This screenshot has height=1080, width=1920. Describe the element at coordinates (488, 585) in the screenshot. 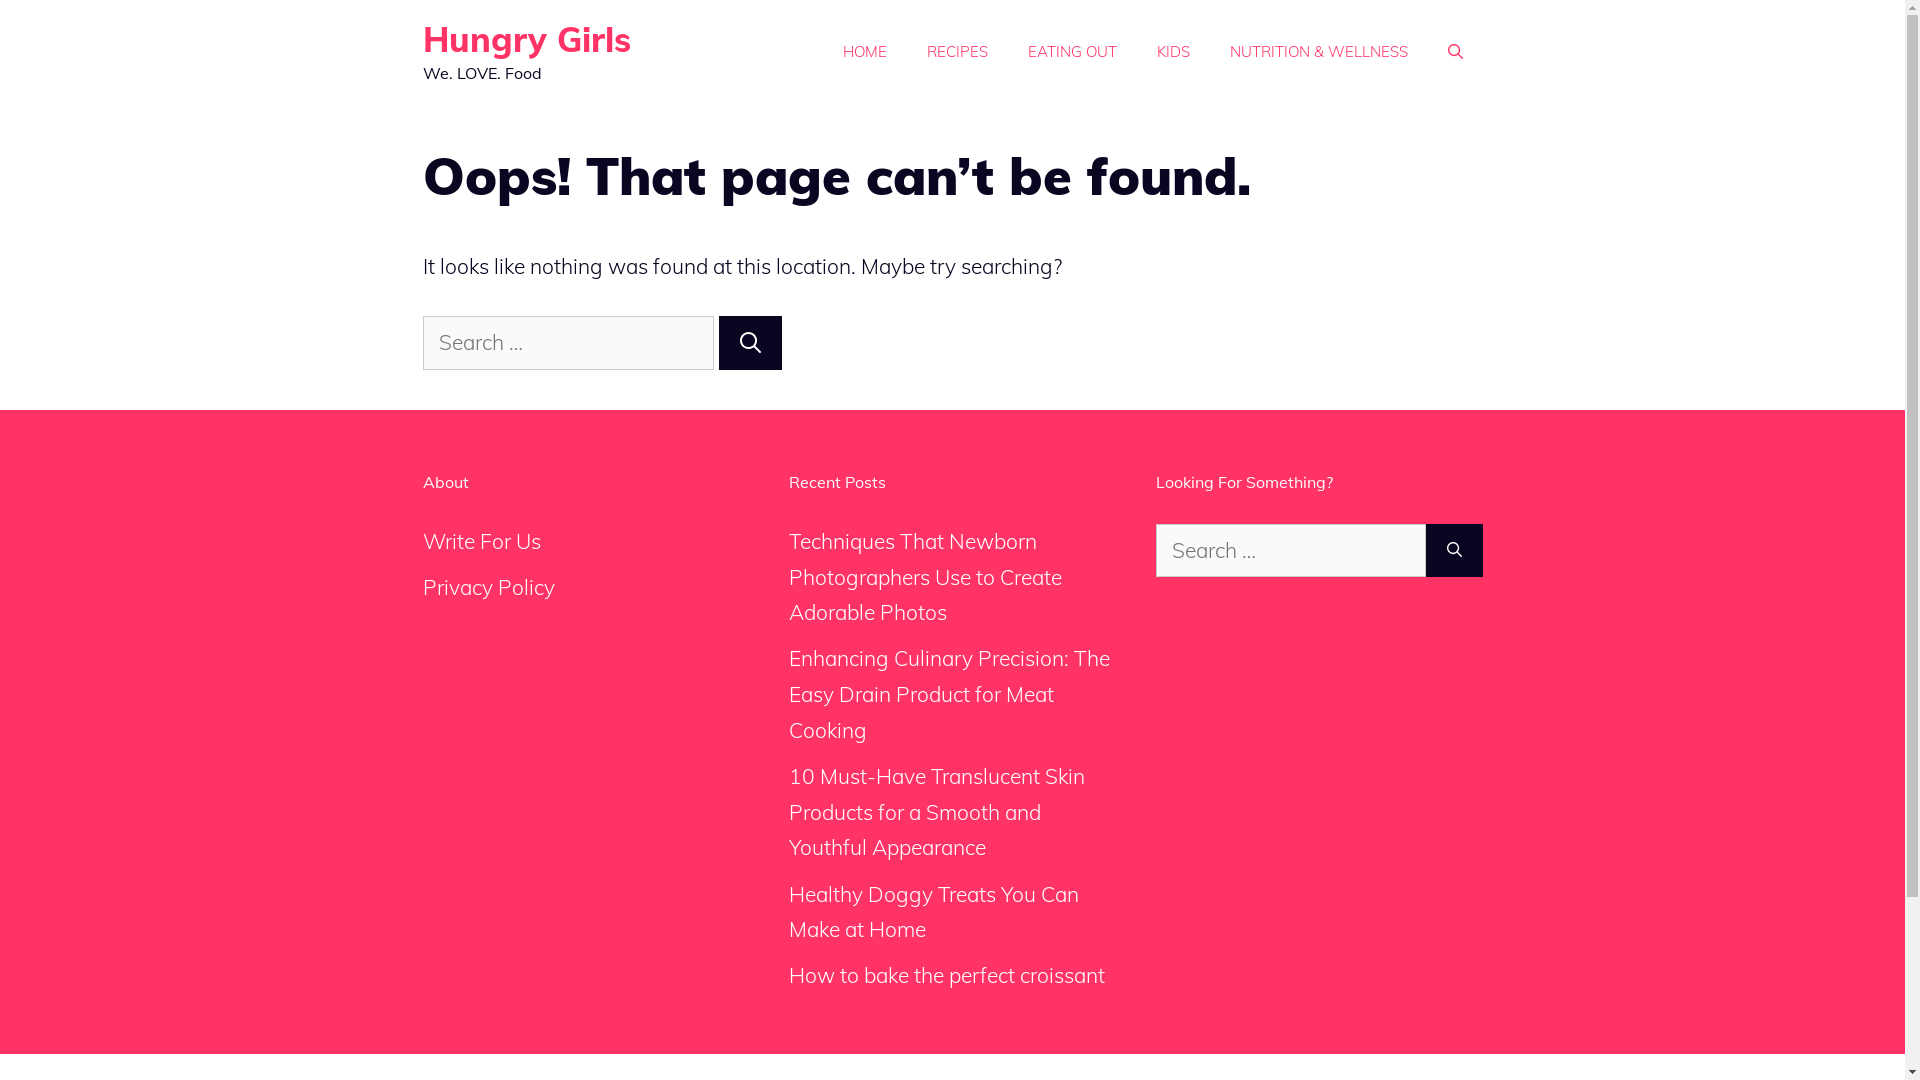

I see `'Privacy Policy'` at that location.